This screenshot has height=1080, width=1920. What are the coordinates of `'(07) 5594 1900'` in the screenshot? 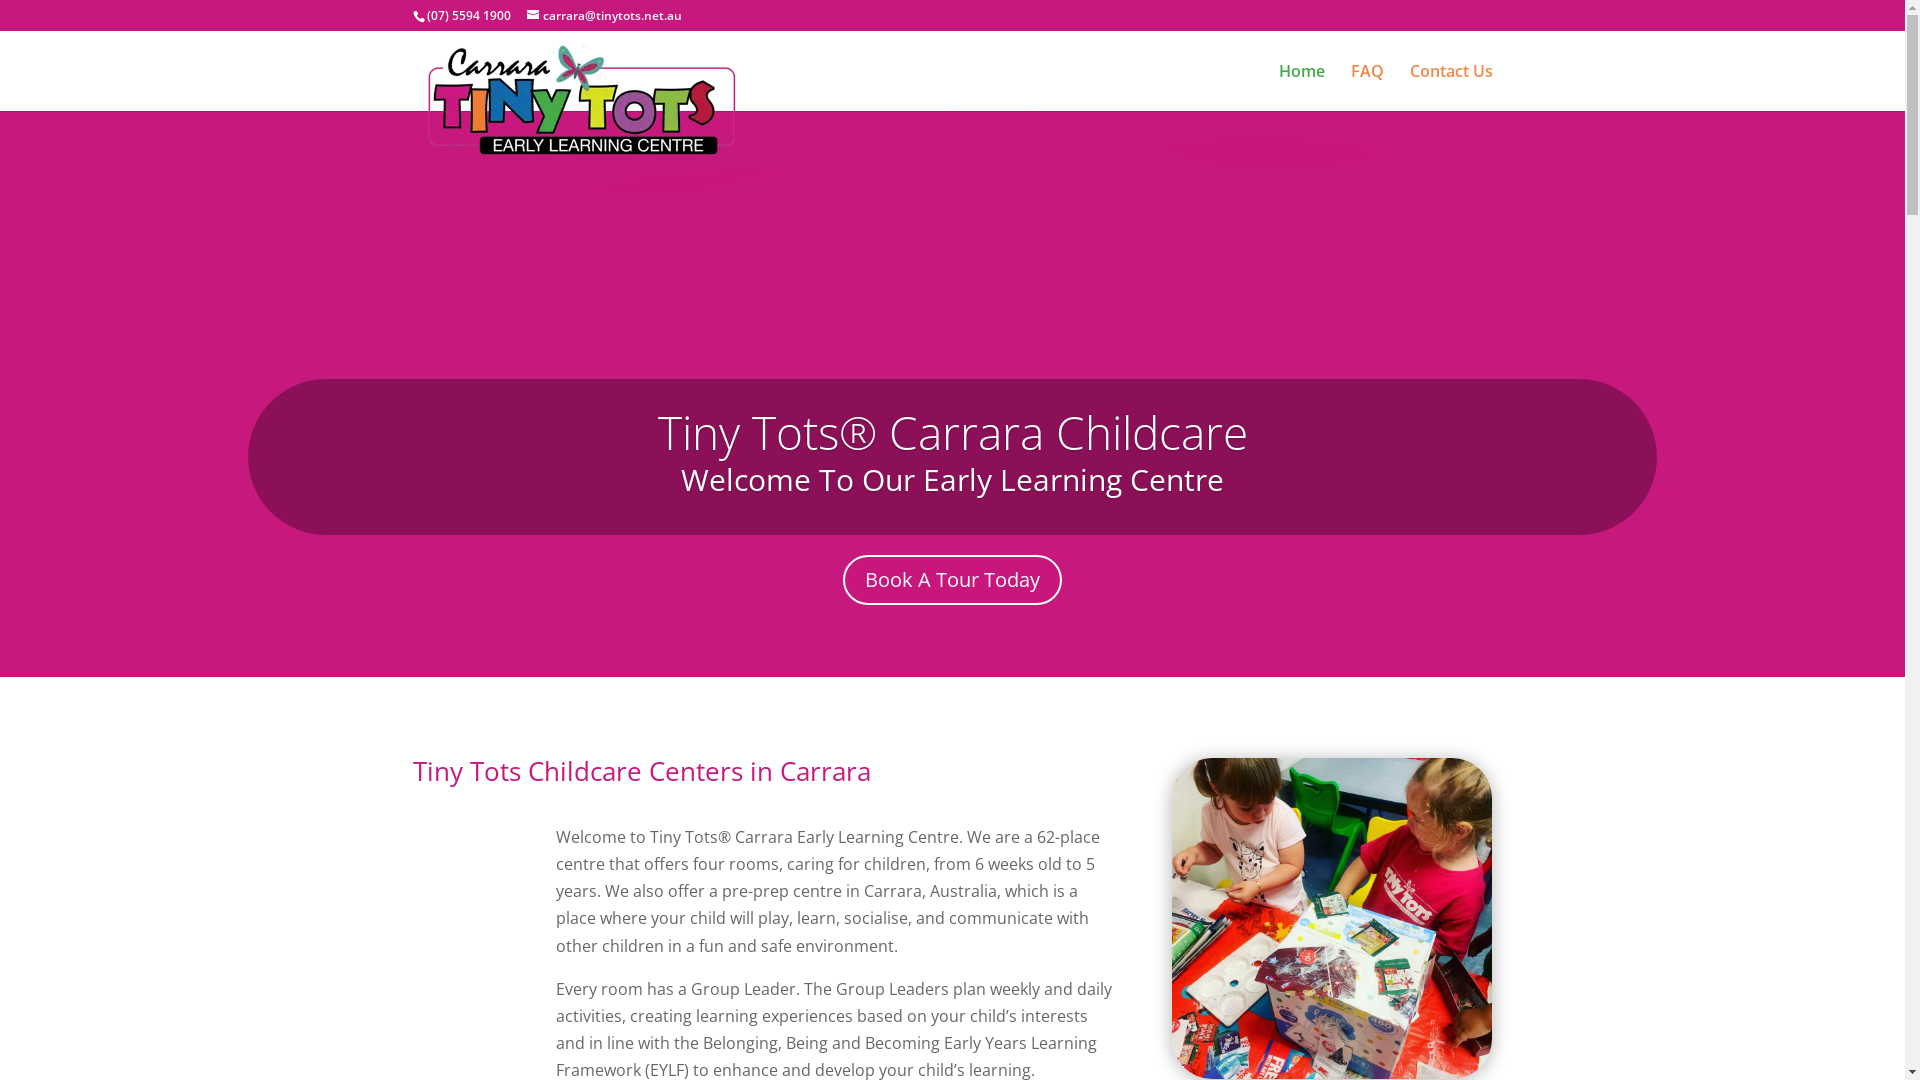 It's located at (466, 15).